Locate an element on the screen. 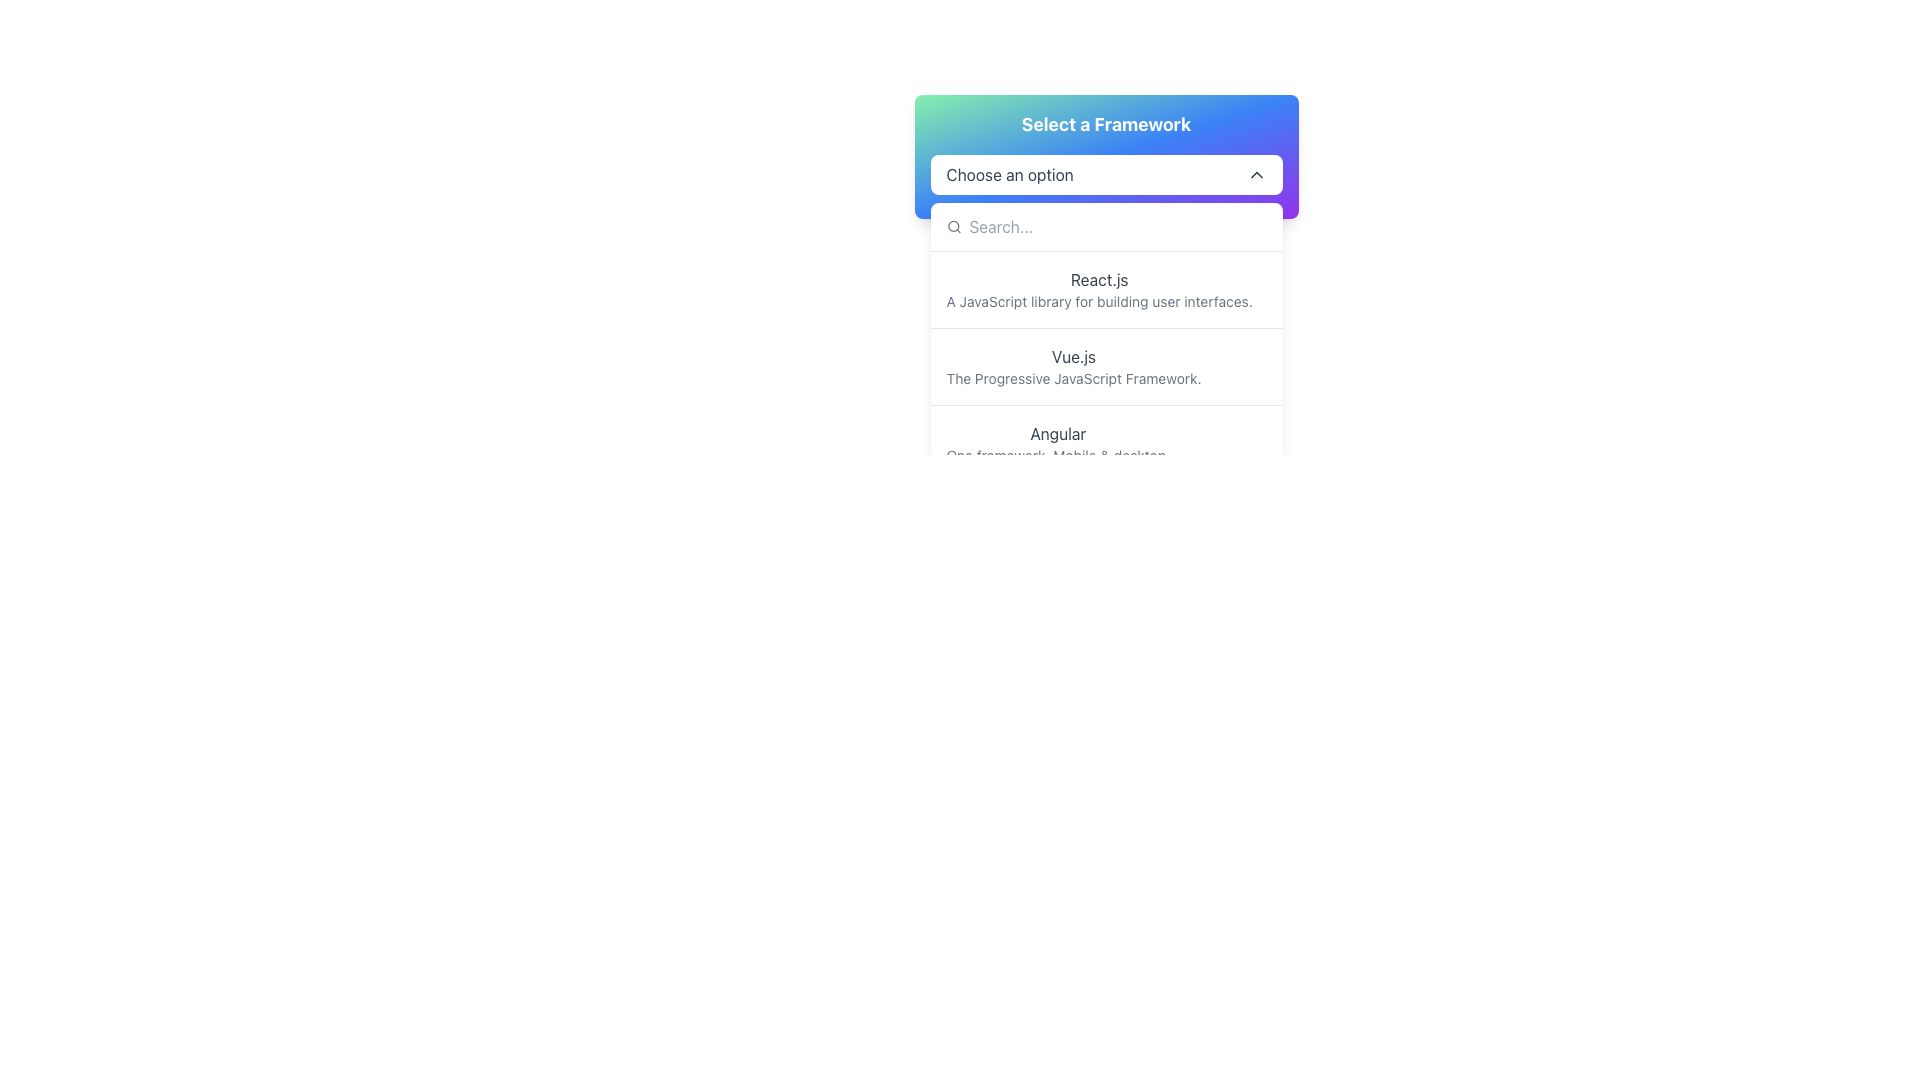  the 'Vue.js' text item in the dropdown menu is located at coordinates (1073, 356).